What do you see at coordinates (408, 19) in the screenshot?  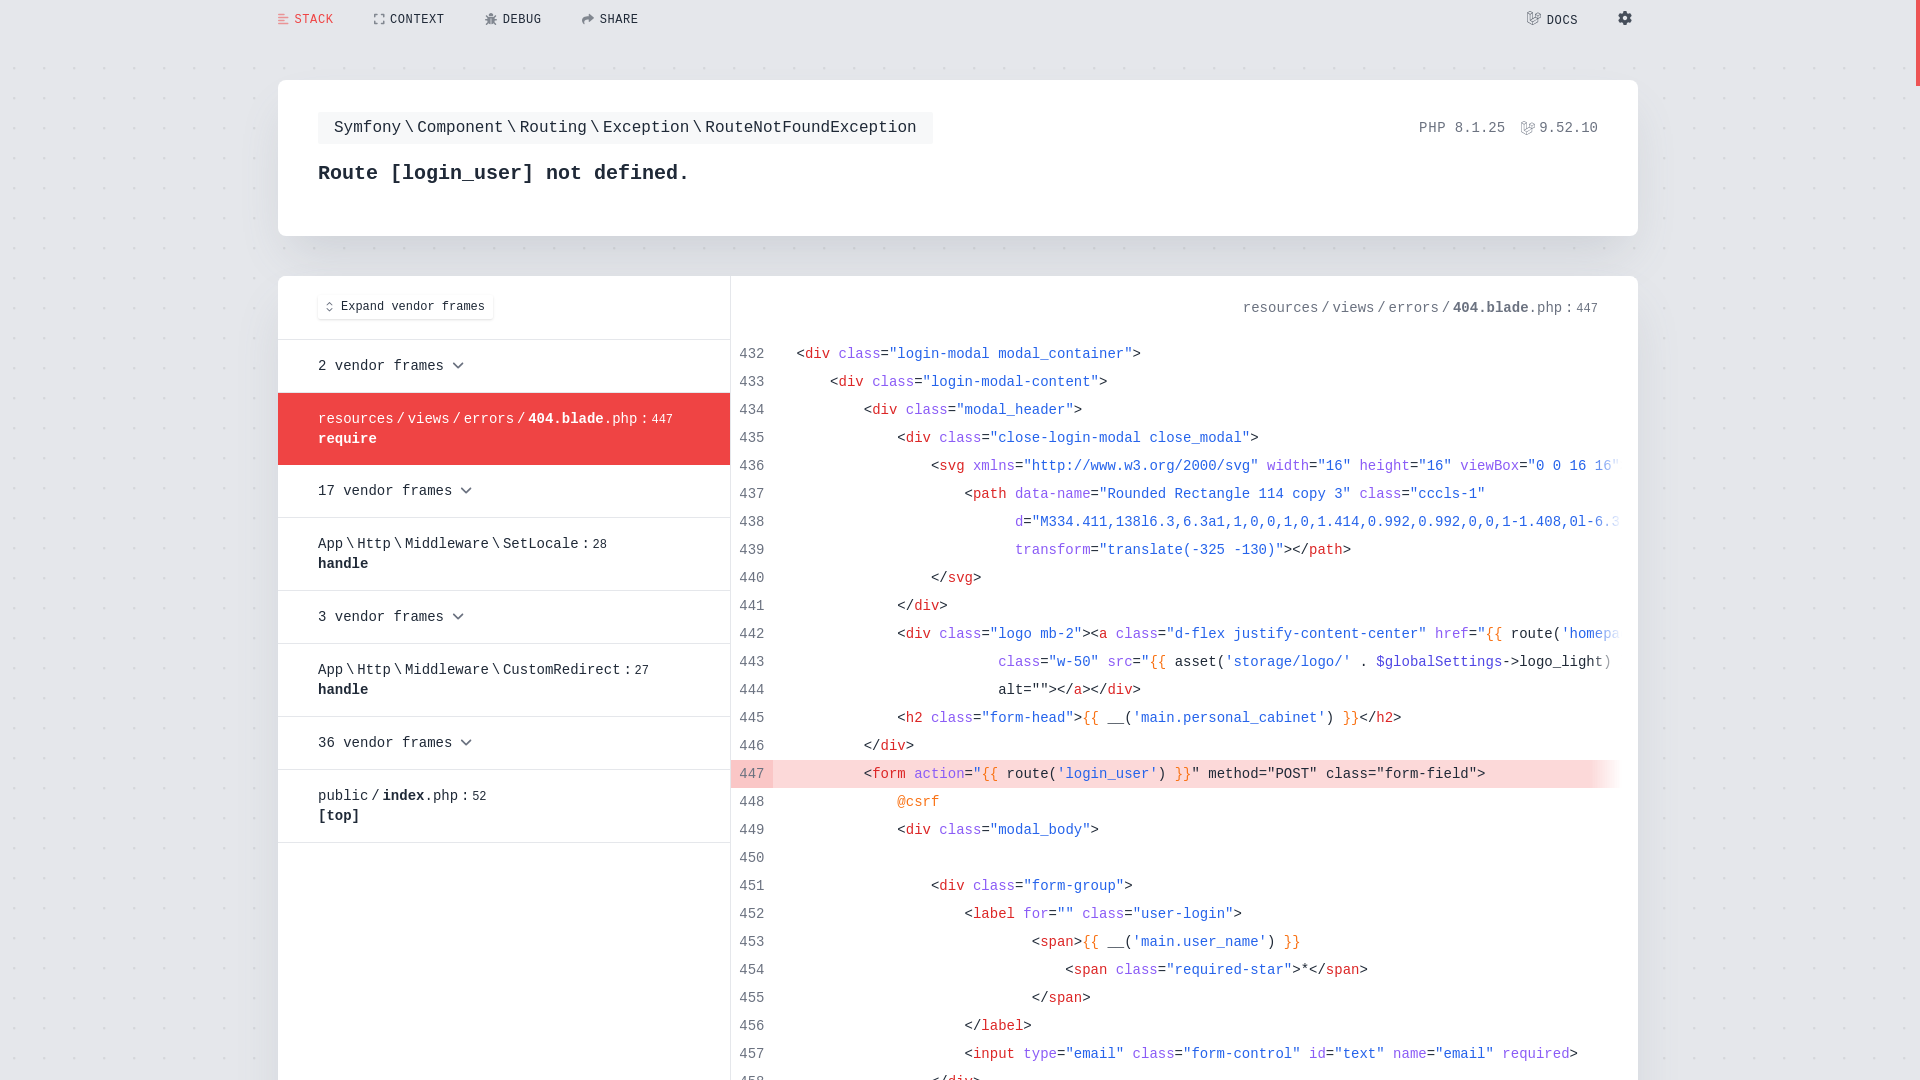 I see `'CONTEXT'` at bounding box center [408, 19].